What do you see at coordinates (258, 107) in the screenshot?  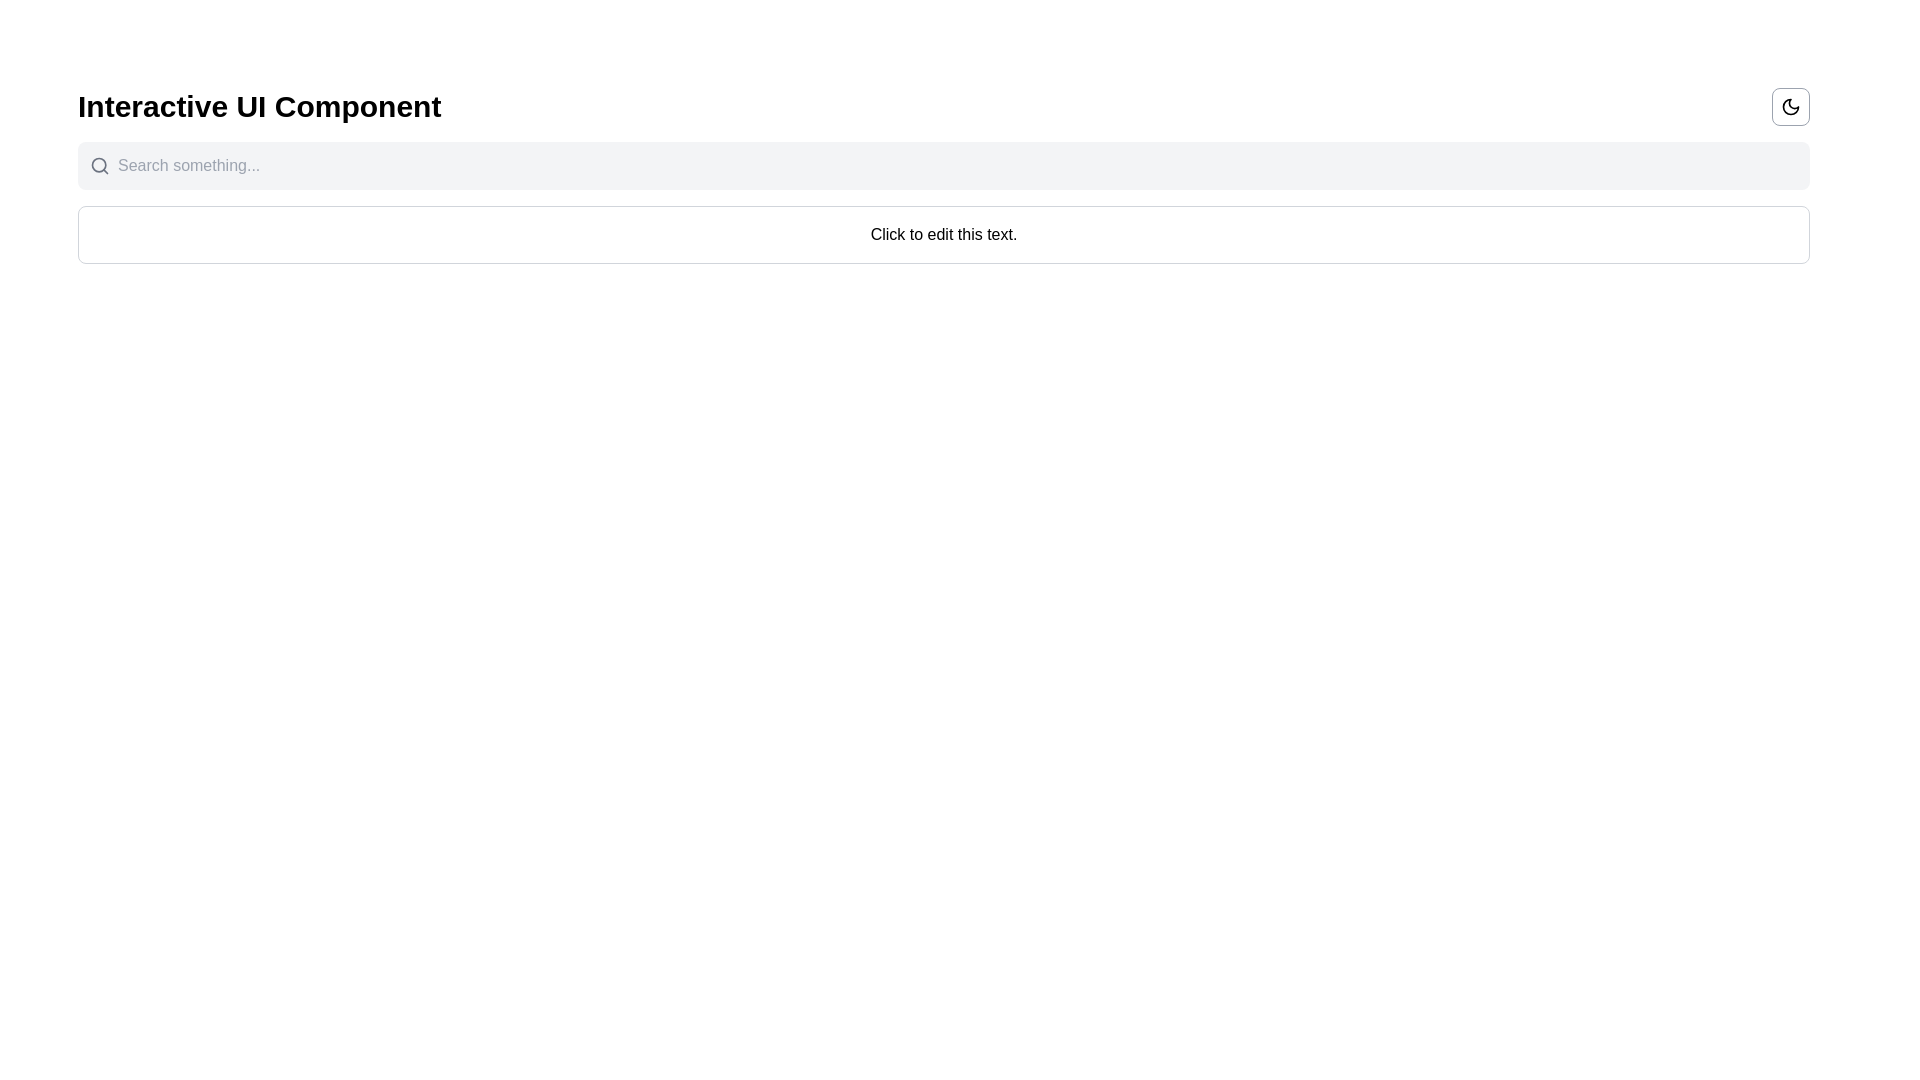 I see `the text element that reads 'Interactive UI Component', which is styled bold and black, located at the top-left corner of the interface` at bounding box center [258, 107].